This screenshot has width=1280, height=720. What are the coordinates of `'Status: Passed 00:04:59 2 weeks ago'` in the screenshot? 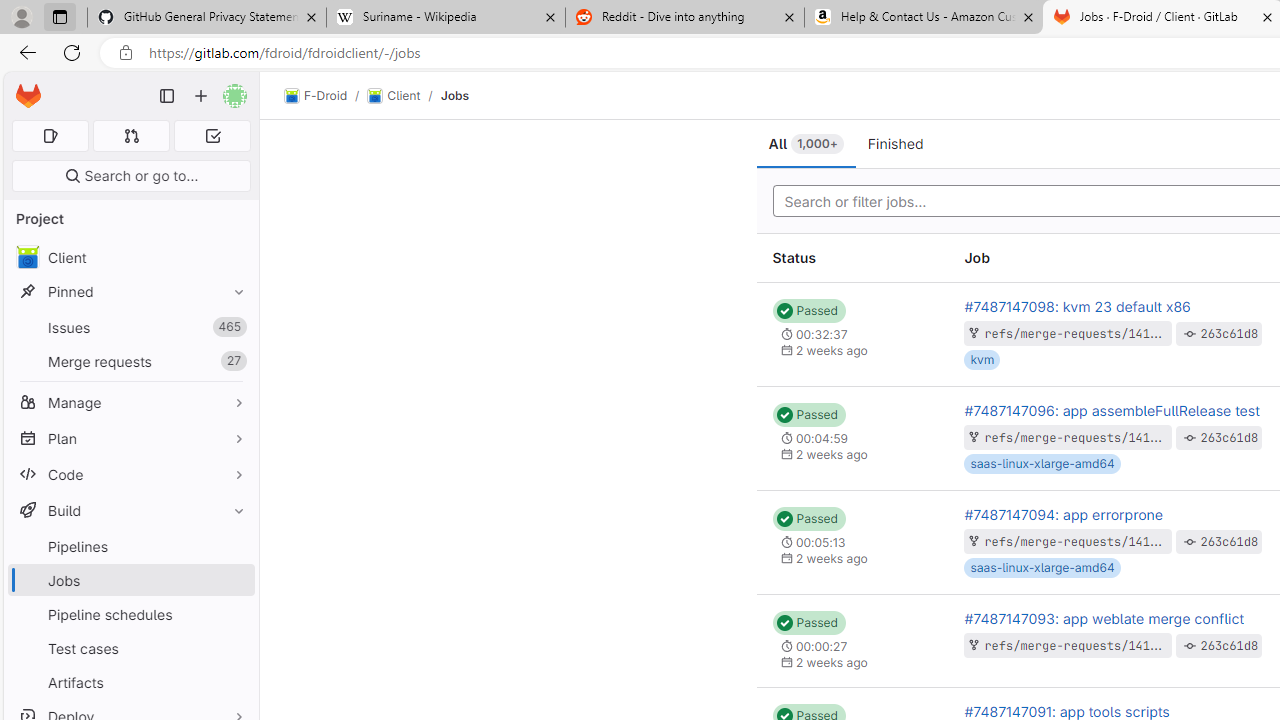 It's located at (852, 437).